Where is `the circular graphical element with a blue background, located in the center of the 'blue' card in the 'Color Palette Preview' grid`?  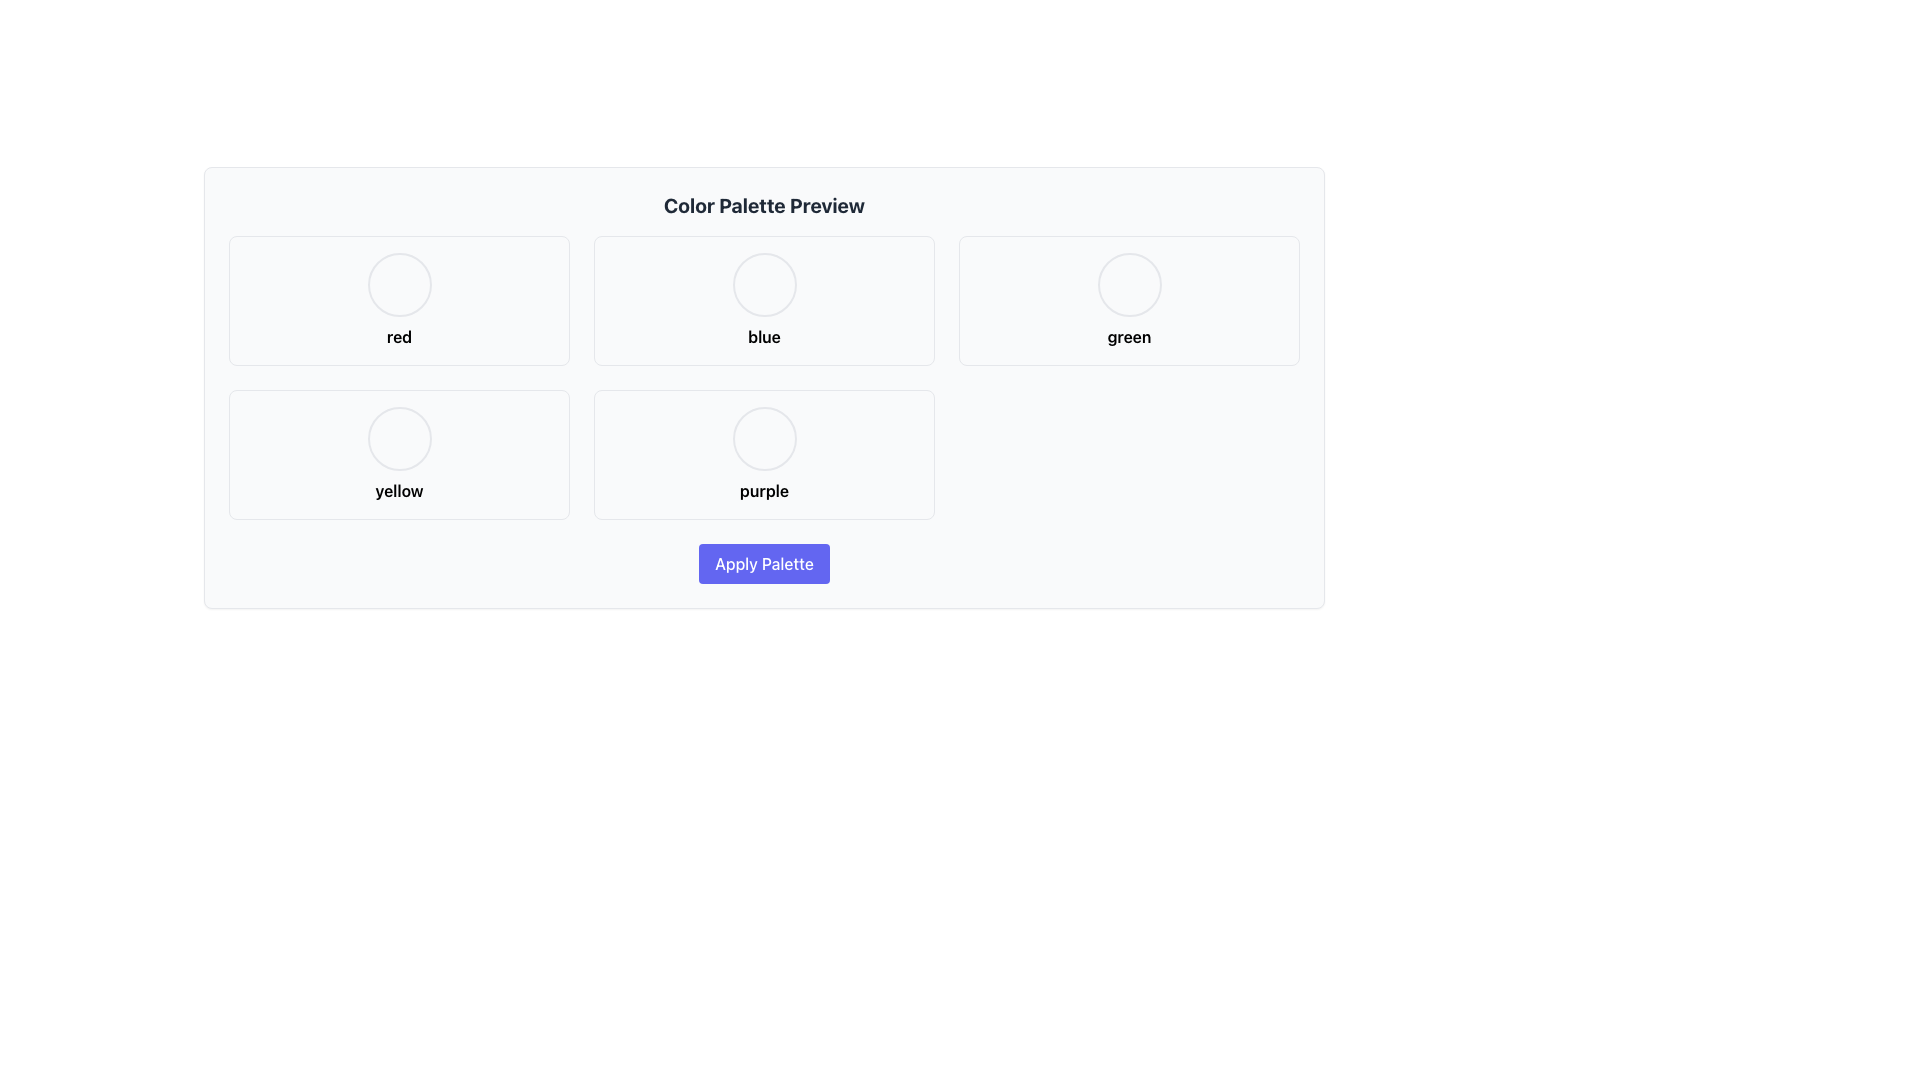
the circular graphical element with a blue background, located in the center of the 'blue' card in the 'Color Palette Preview' grid is located at coordinates (763, 285).